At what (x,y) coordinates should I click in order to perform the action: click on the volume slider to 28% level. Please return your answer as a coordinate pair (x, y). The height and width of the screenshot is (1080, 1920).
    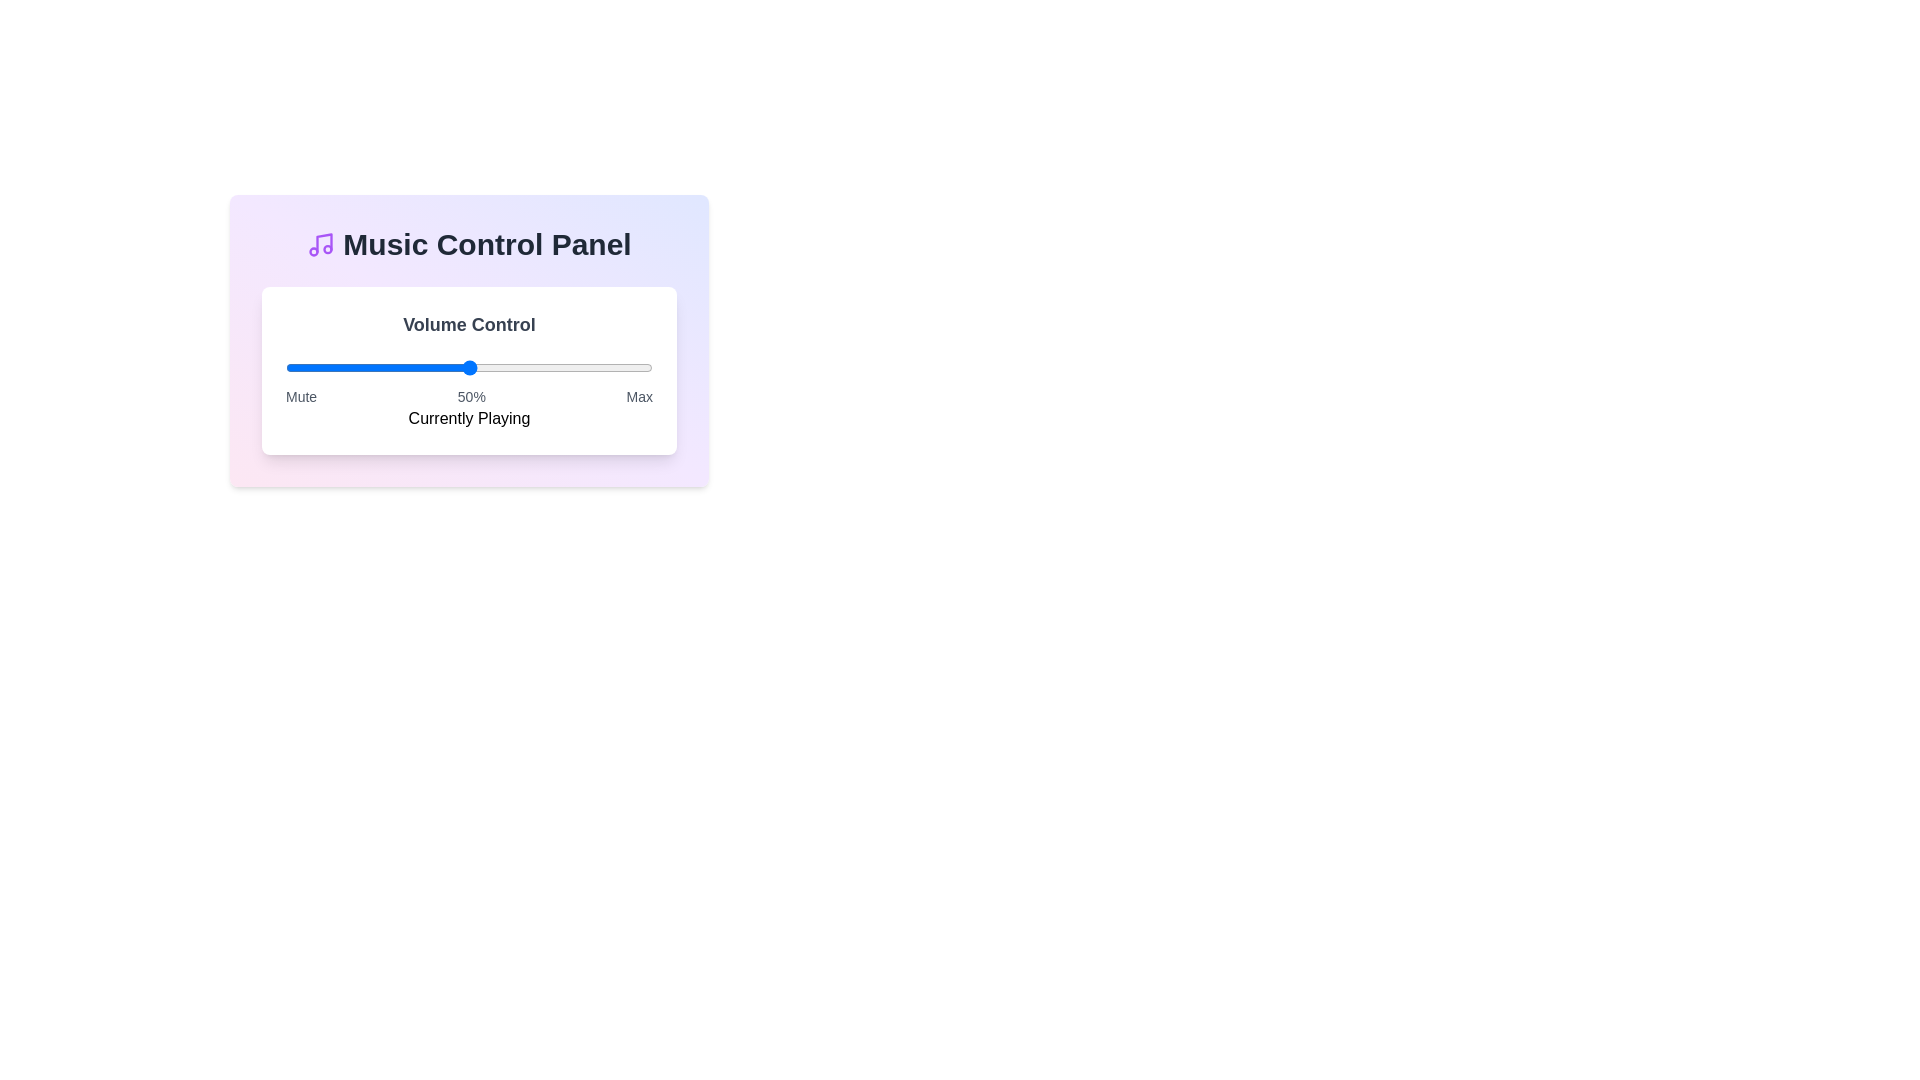
    Looking at the image, I should click on (388, 367).